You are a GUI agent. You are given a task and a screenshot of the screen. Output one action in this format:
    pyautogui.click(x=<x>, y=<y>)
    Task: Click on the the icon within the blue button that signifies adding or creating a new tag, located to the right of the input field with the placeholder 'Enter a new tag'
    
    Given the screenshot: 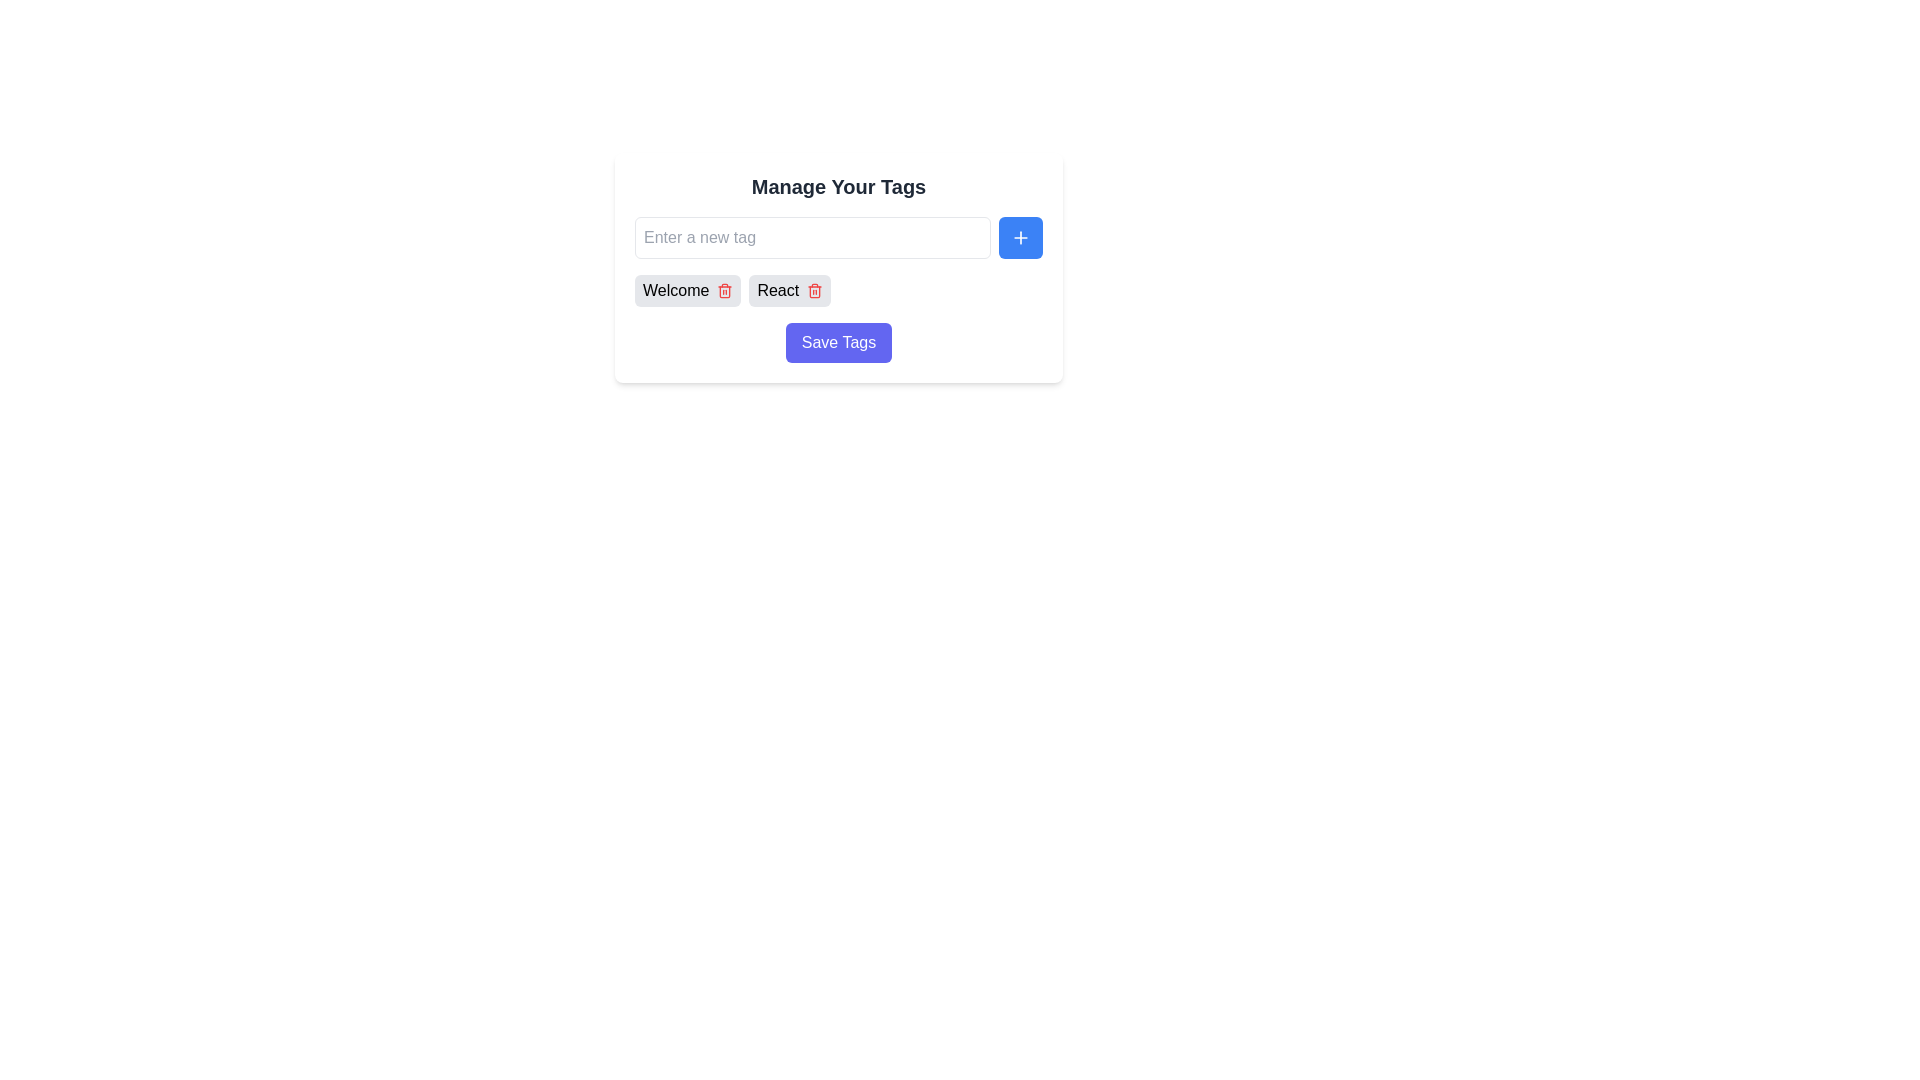 What is the action you would take?
    pyautogui.click(x=1021, y=237)
    